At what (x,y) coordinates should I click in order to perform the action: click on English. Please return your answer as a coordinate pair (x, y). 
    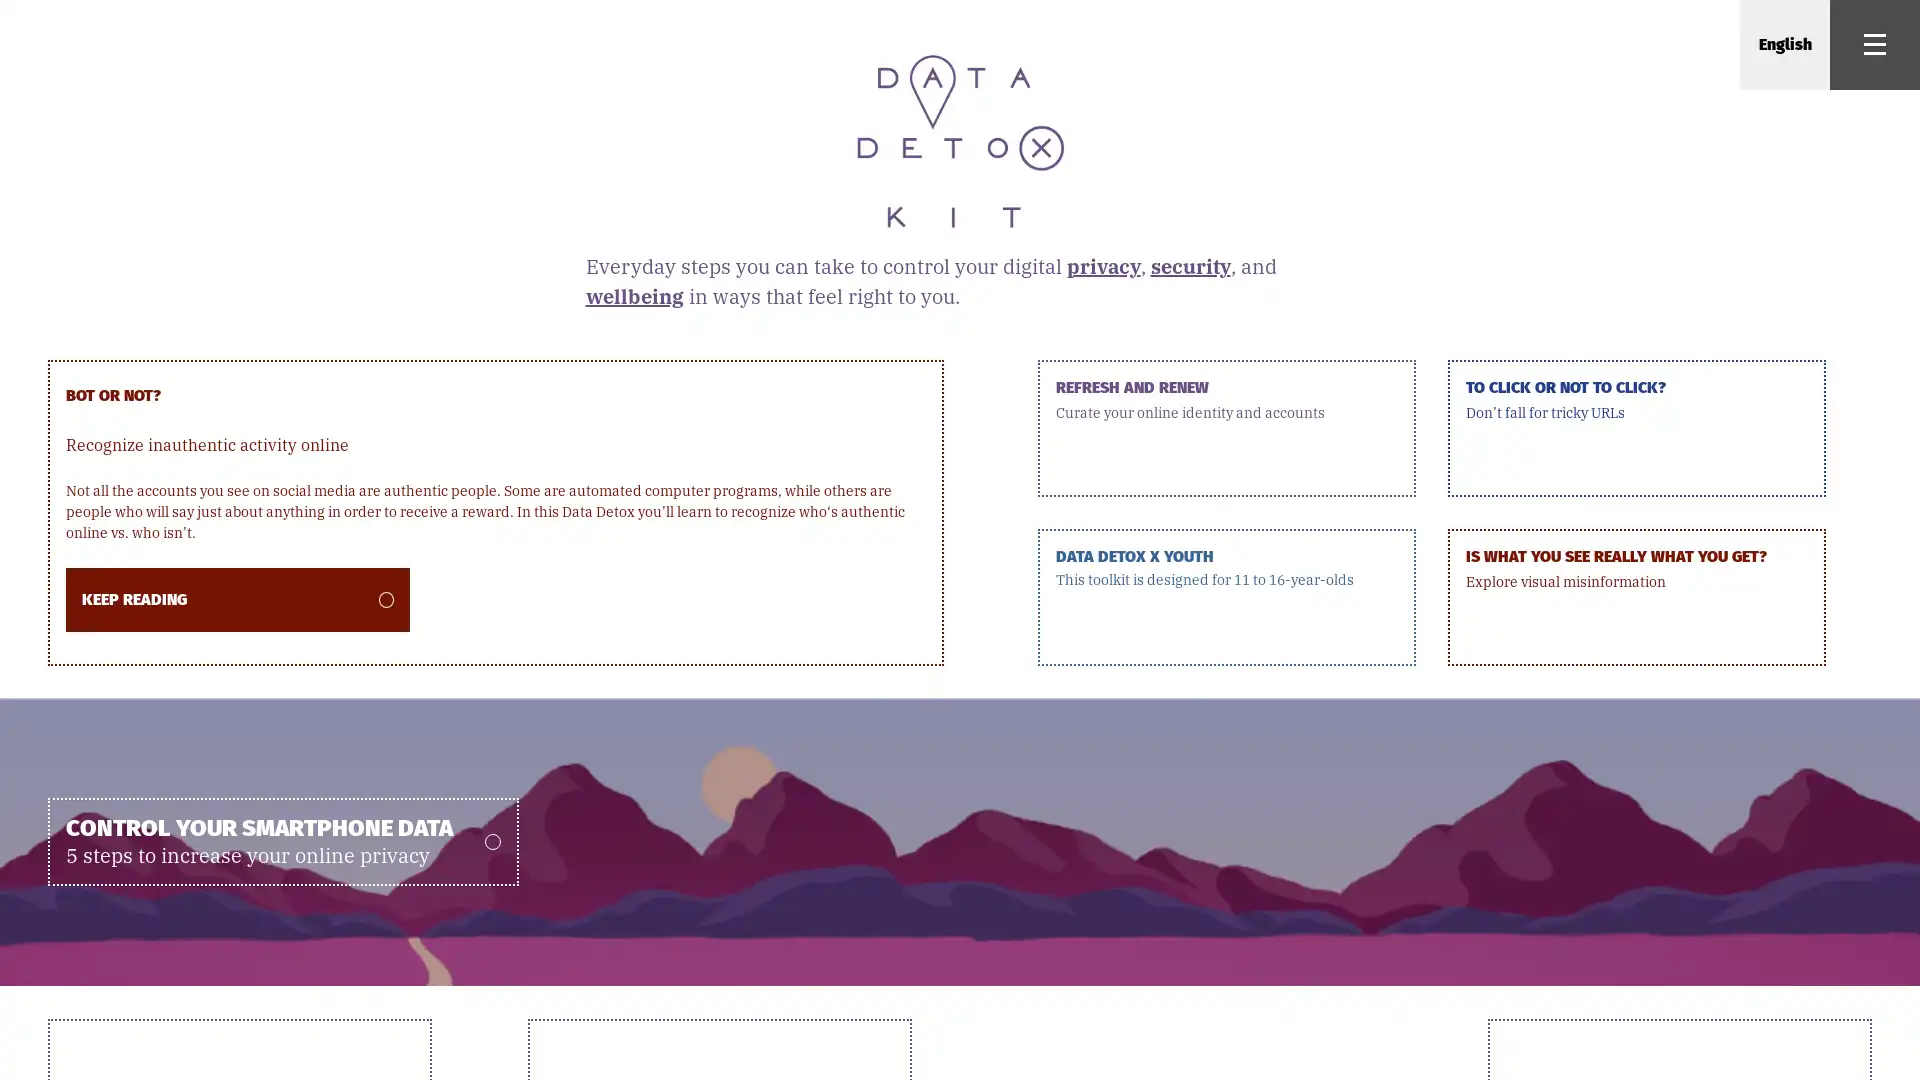
    Looking at the image, I should click on (1784, 45).